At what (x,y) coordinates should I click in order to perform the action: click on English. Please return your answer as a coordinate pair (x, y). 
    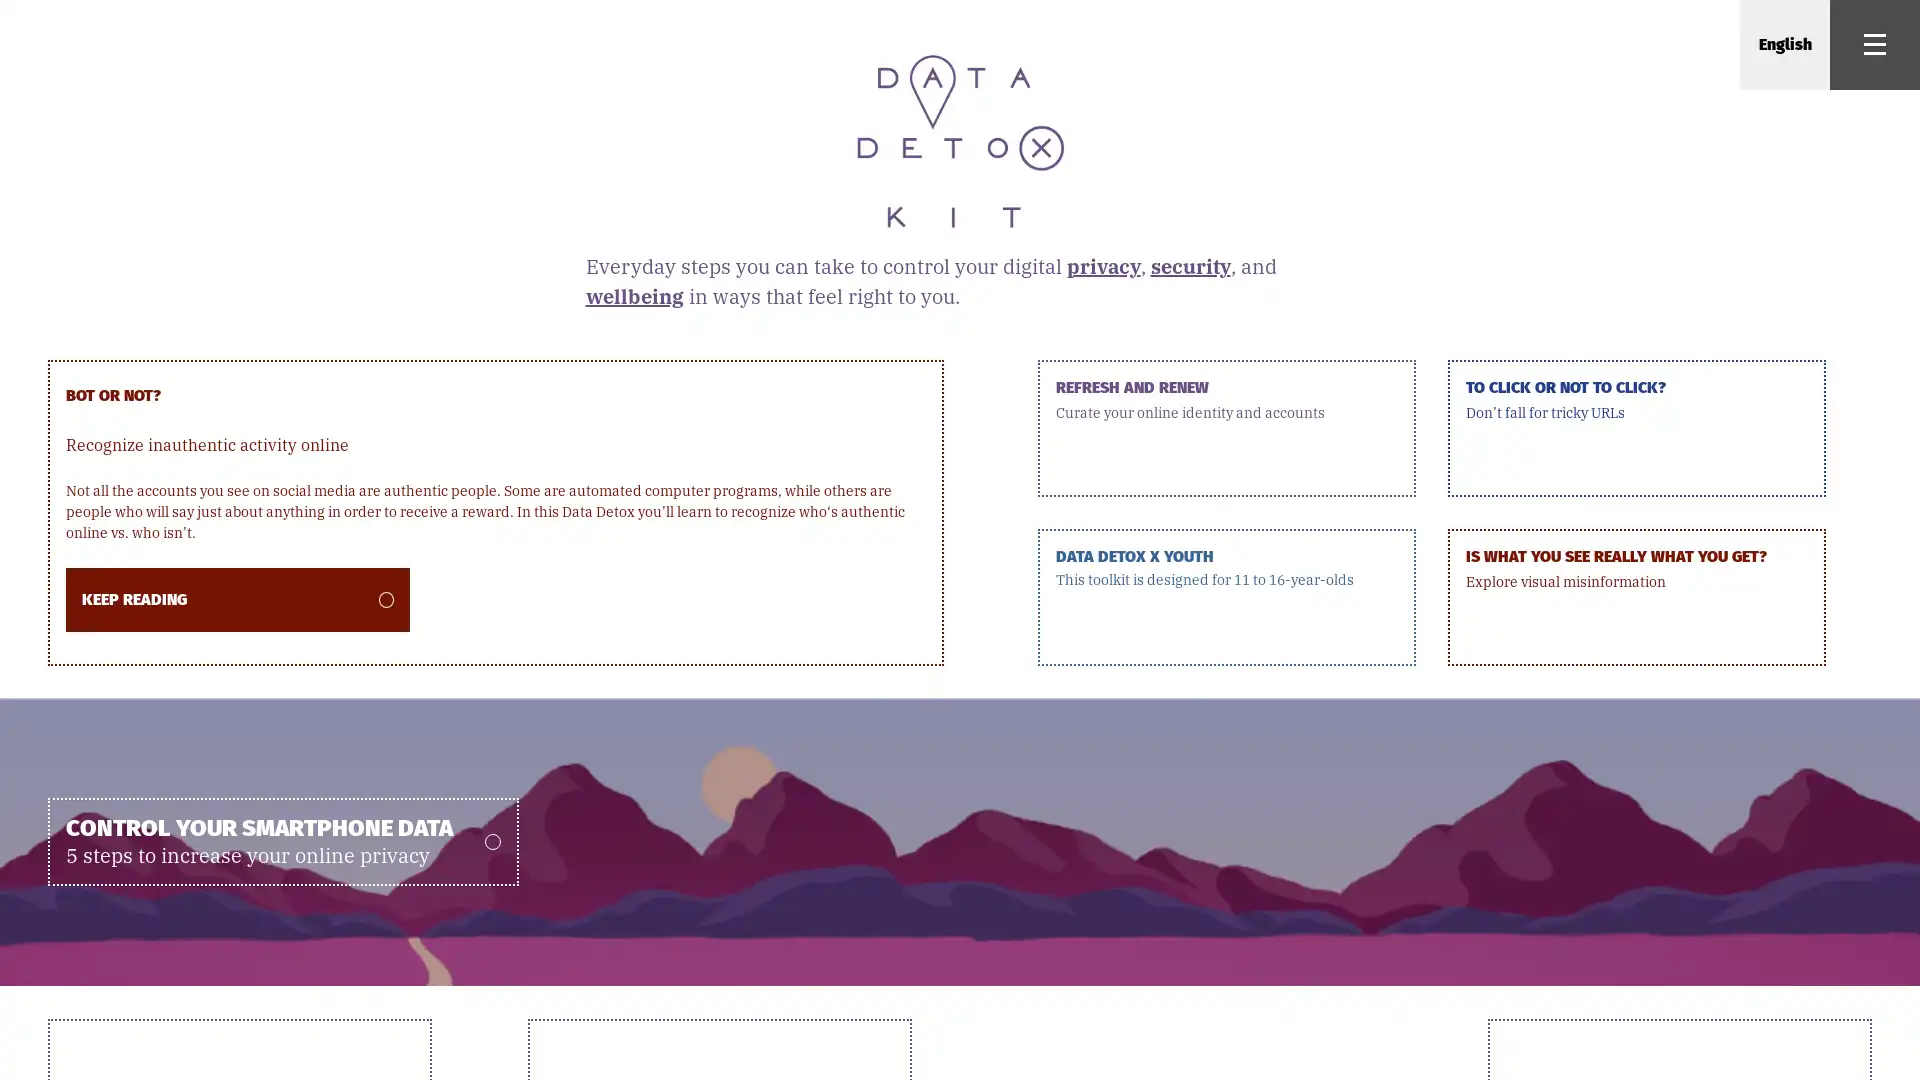
    Looking at the image, I should click on (1784, 45).